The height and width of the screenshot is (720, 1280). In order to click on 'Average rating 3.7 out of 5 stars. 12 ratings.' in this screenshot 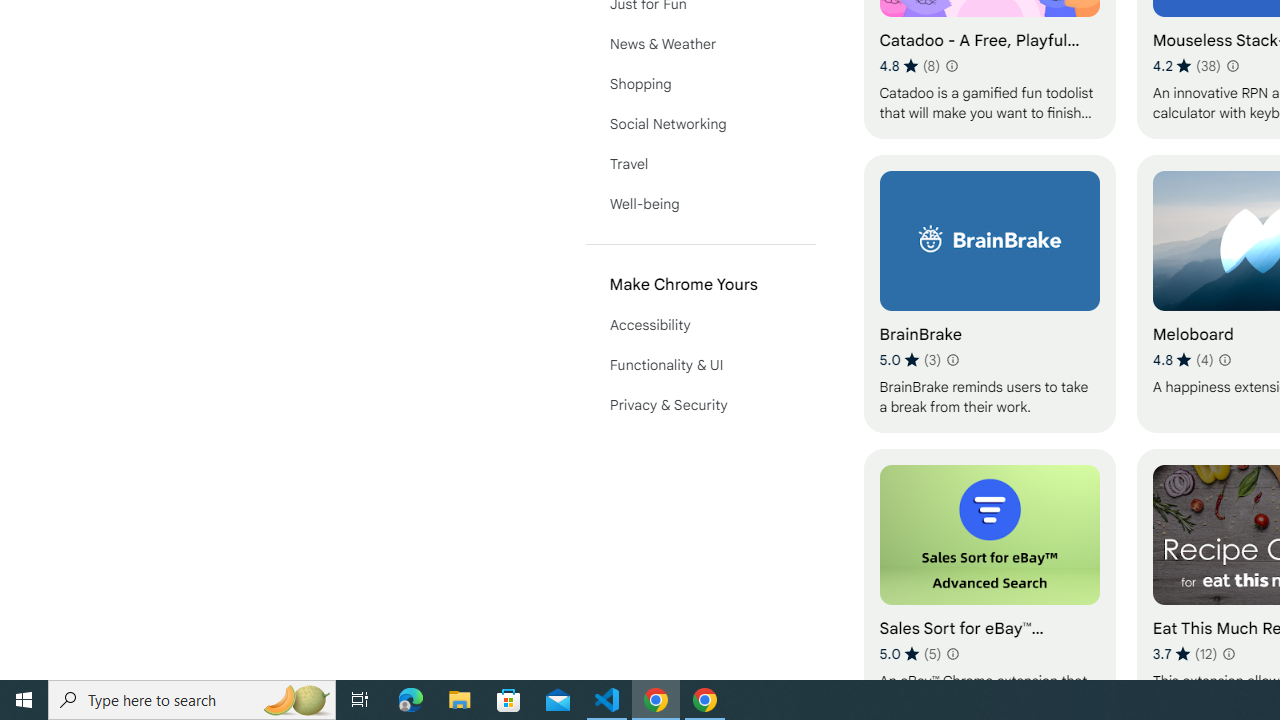, I will do `click(1185, 653)`.